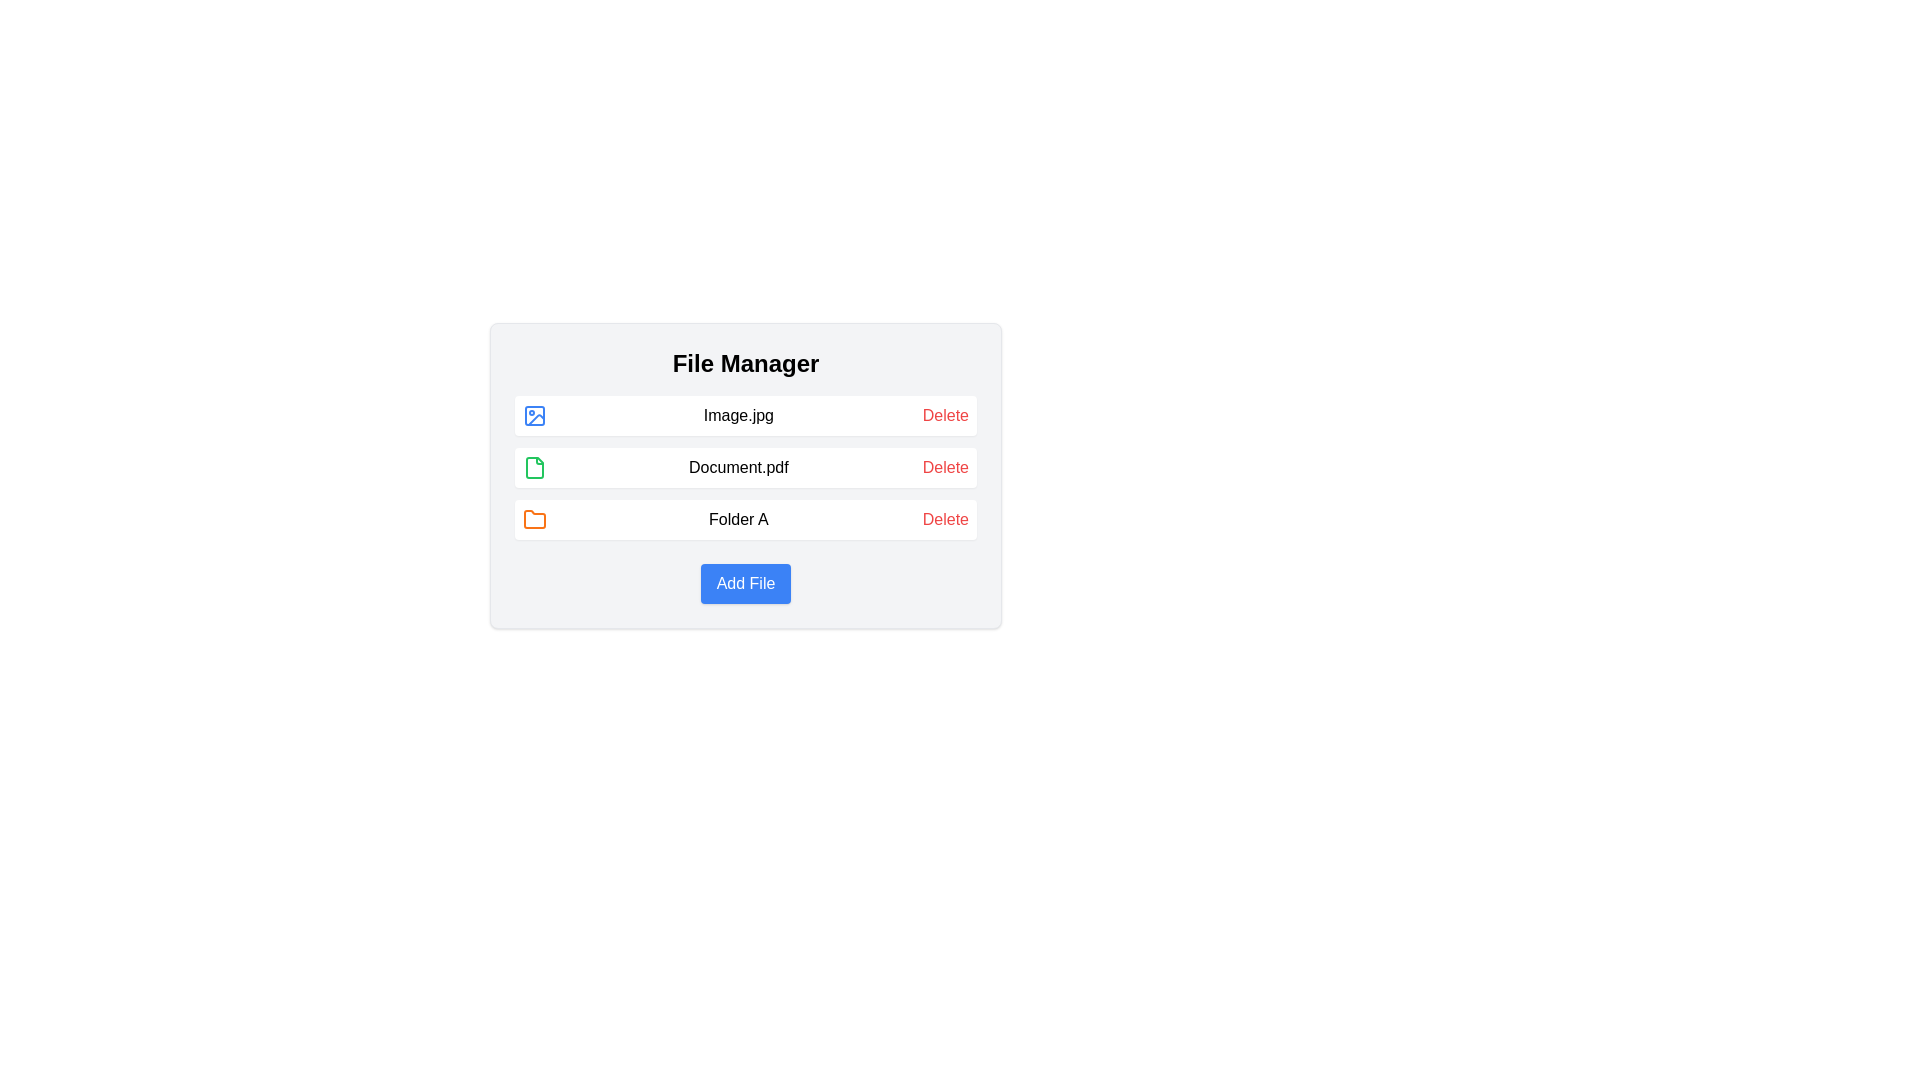 This screenshot has width=1920, height=1080. Describe the element at coordinates (536, 419) in the screenshot. I see `the row containing the icon located on the left side of the first row in the File Manager list` at that location.